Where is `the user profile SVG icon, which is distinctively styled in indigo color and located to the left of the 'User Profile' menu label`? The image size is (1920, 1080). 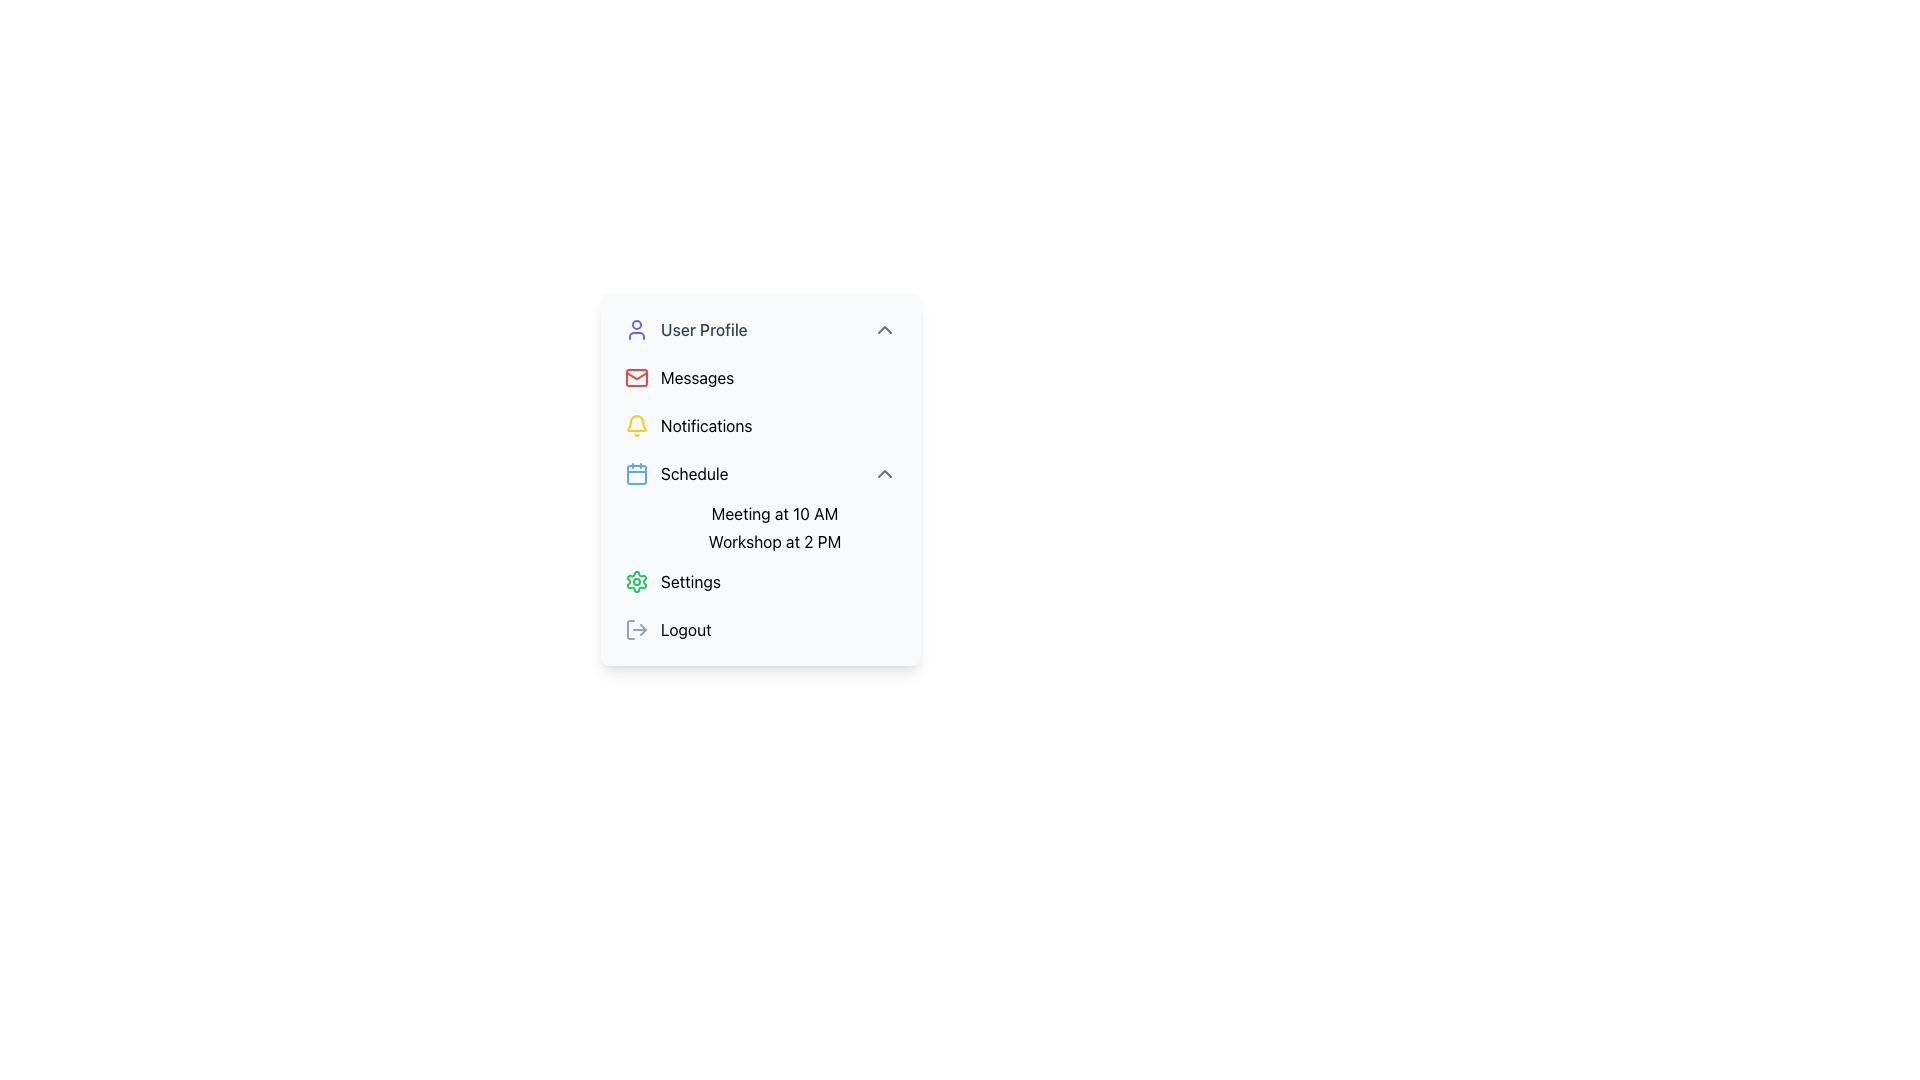 the user profile SVG icon, which is distinctively styled in indigo color and located to the left of the 'User Profile' menu label is located at coordinates (636, 329).